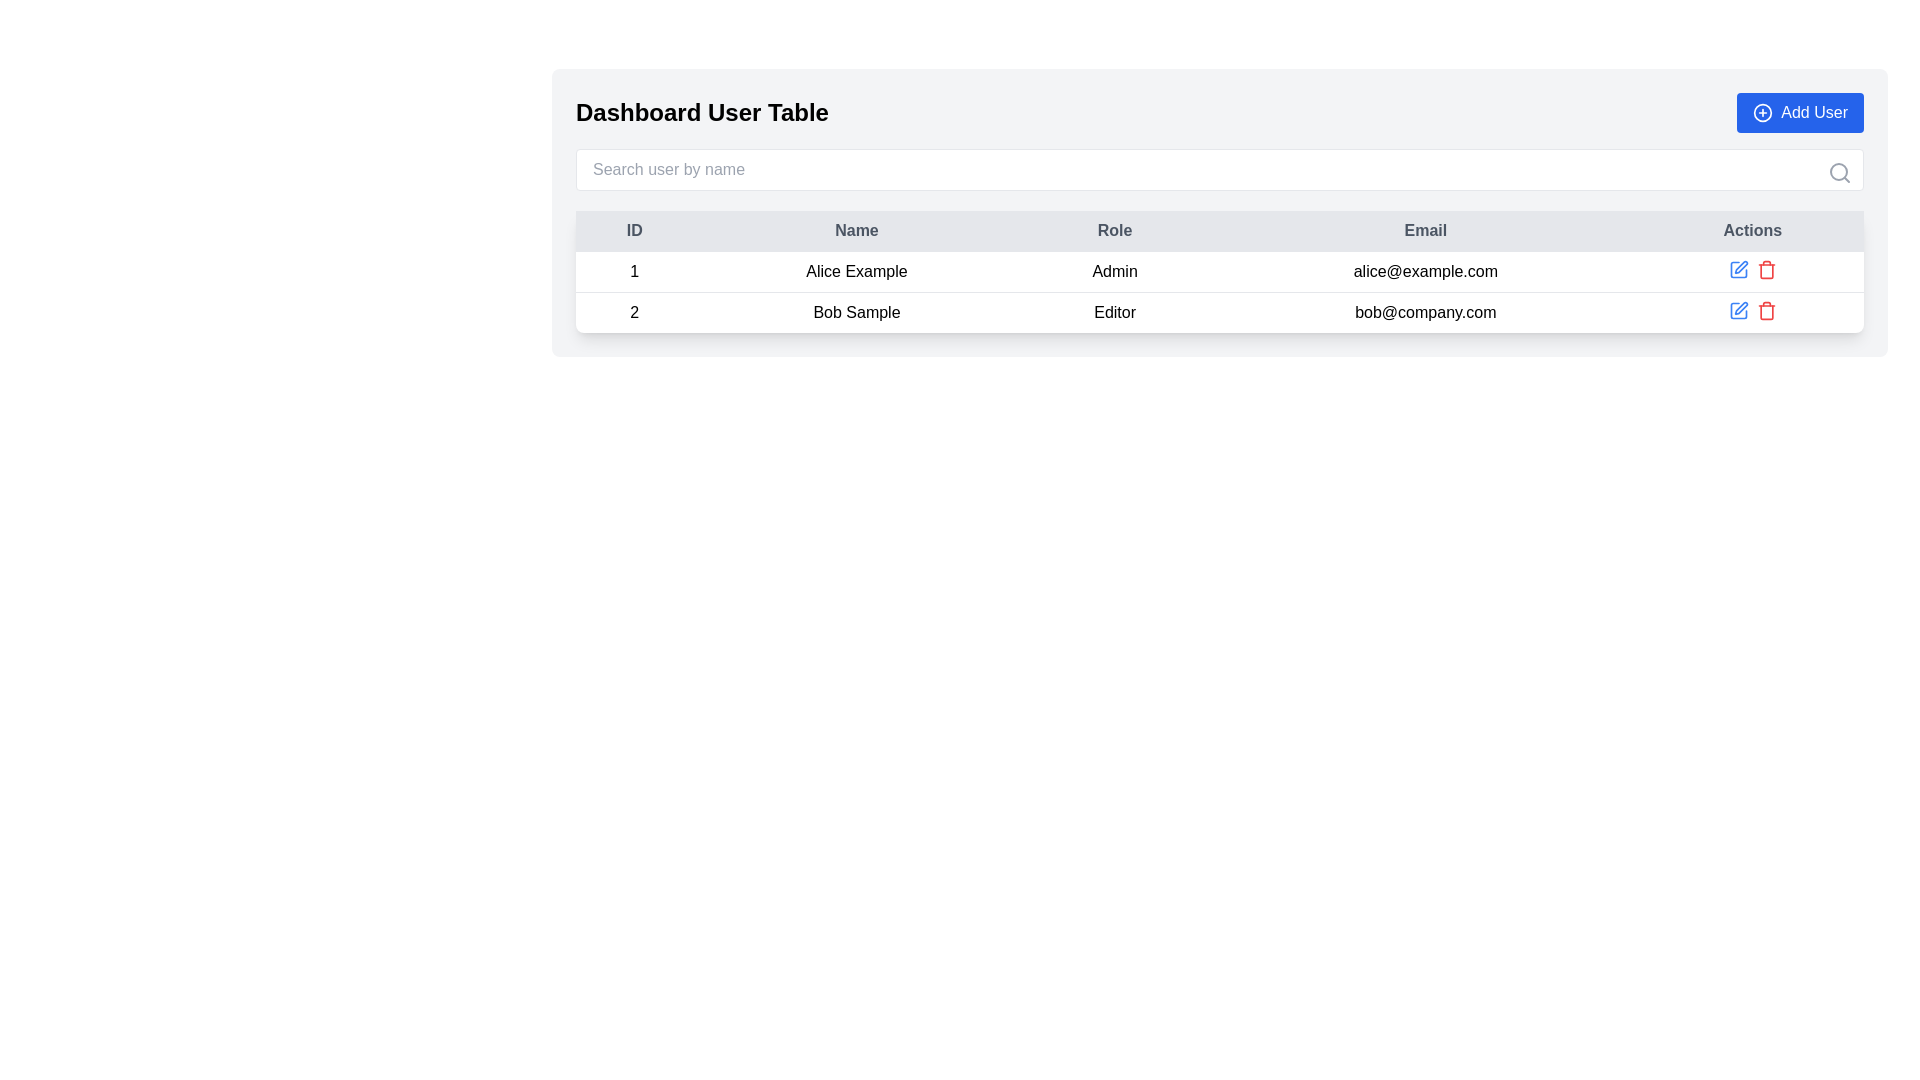 The width and height of the screenshot is (1920, 1080). Describe the element at coordinates (1838, 171) in the screenshot. I see `the SVG Circle that represents the search feature within the magnifying glass icon located in the top-right section of the search bar on the dashboard interface` at that location.